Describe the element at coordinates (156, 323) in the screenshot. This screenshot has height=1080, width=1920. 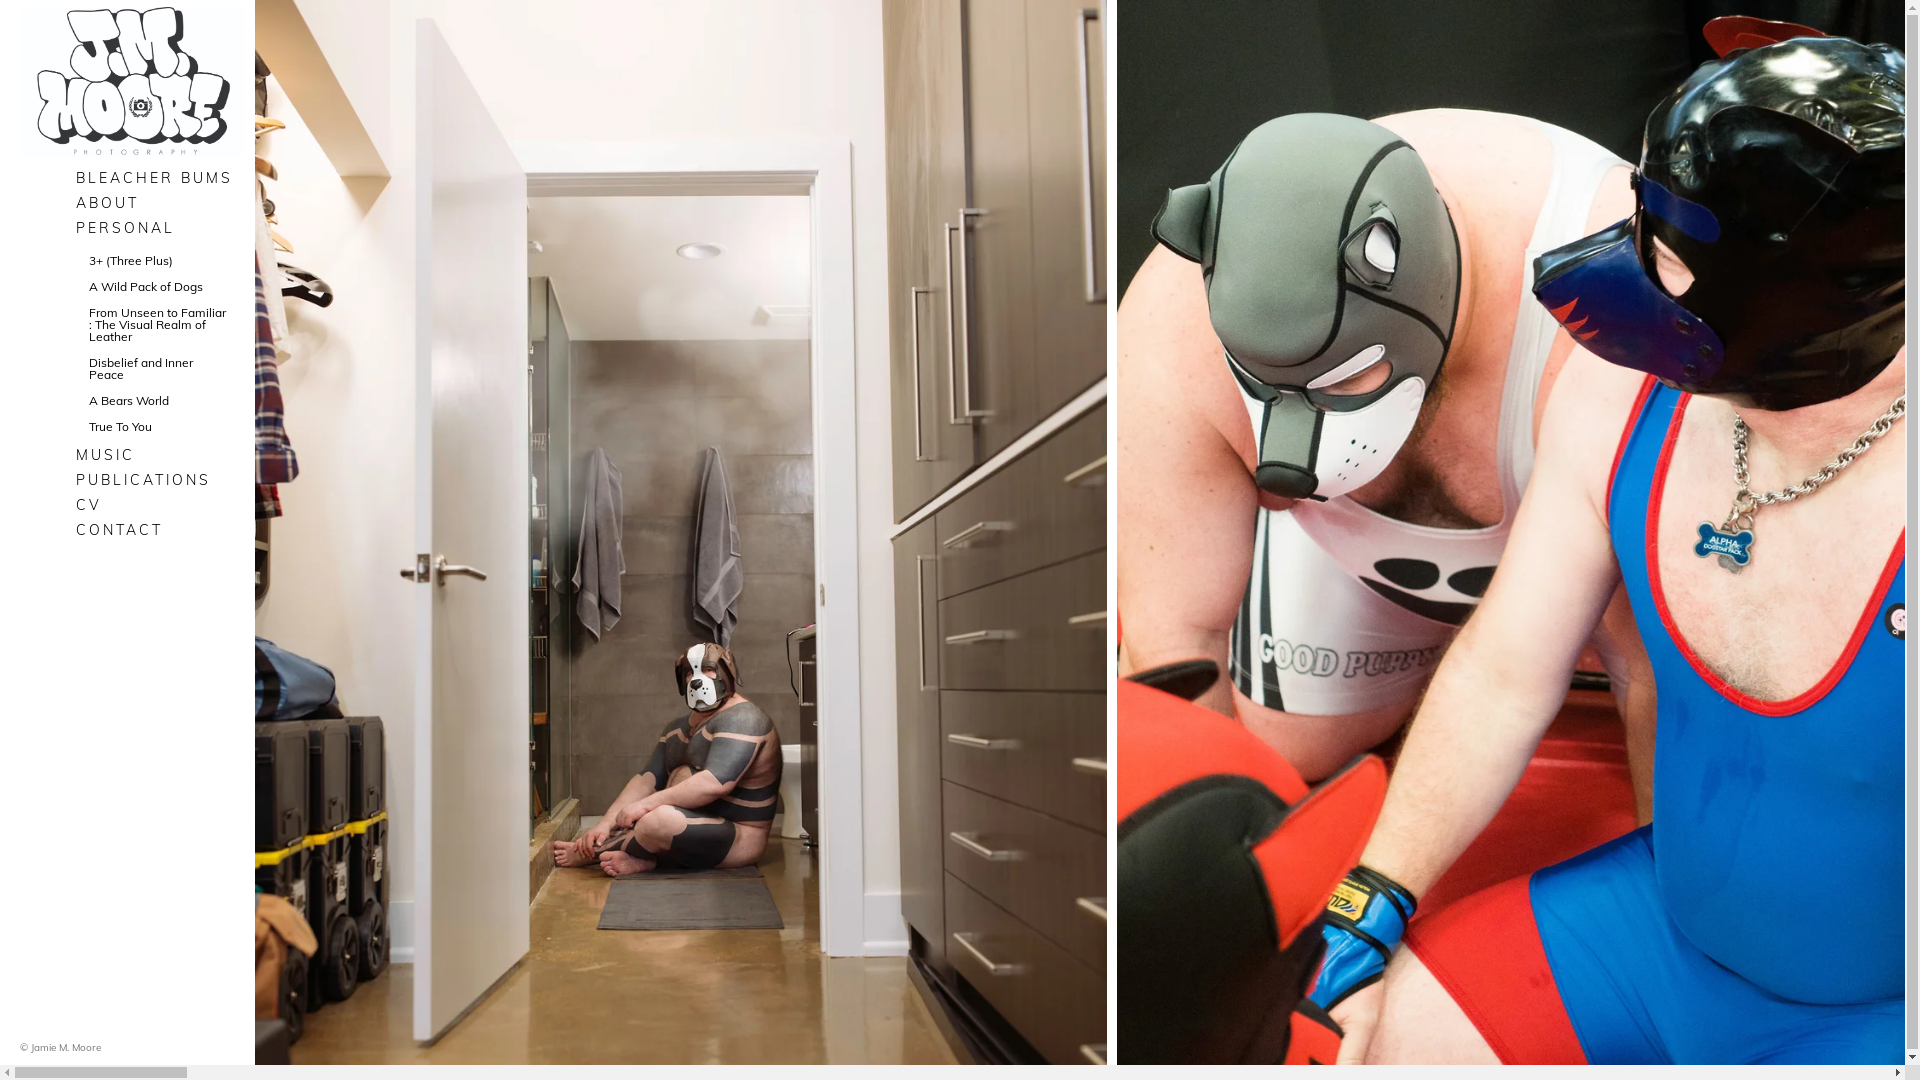
I see `'From Unseen to Familiar : The Visual Realm of Leather'` at that location.